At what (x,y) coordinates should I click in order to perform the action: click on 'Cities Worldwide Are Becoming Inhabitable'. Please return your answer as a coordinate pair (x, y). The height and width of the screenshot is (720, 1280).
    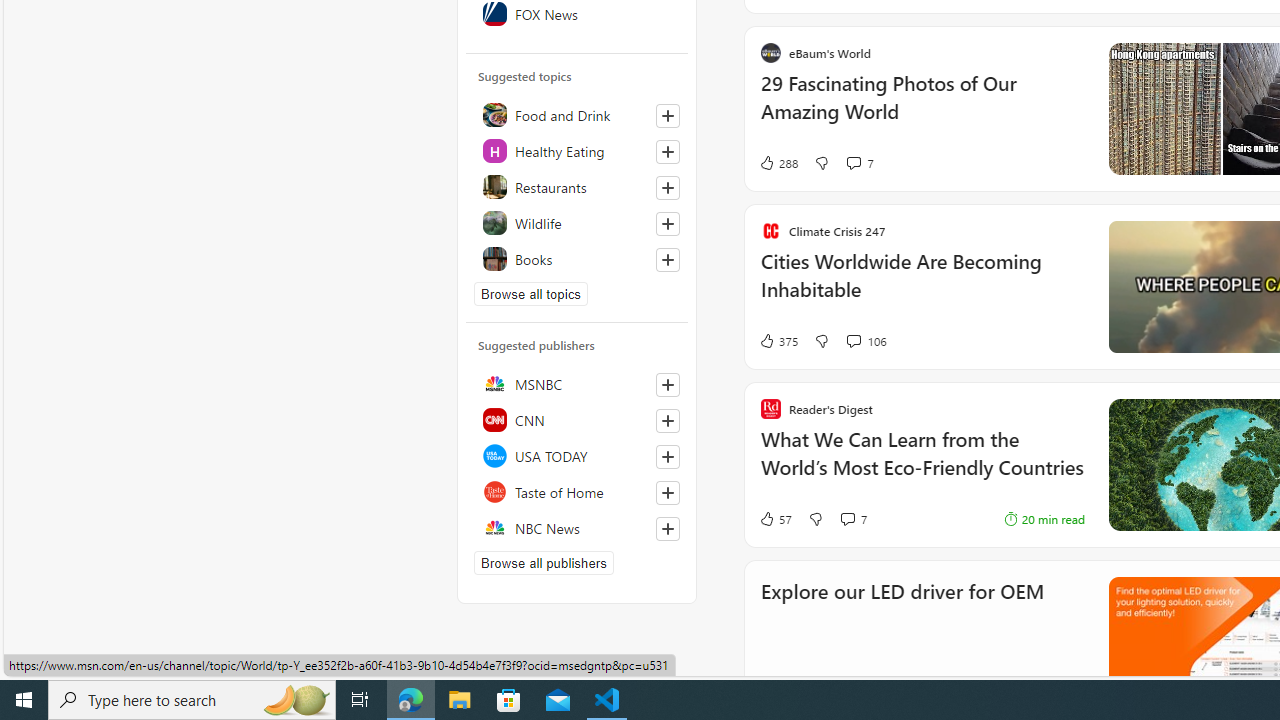
    Looking at the image, I should click on (921, 285).